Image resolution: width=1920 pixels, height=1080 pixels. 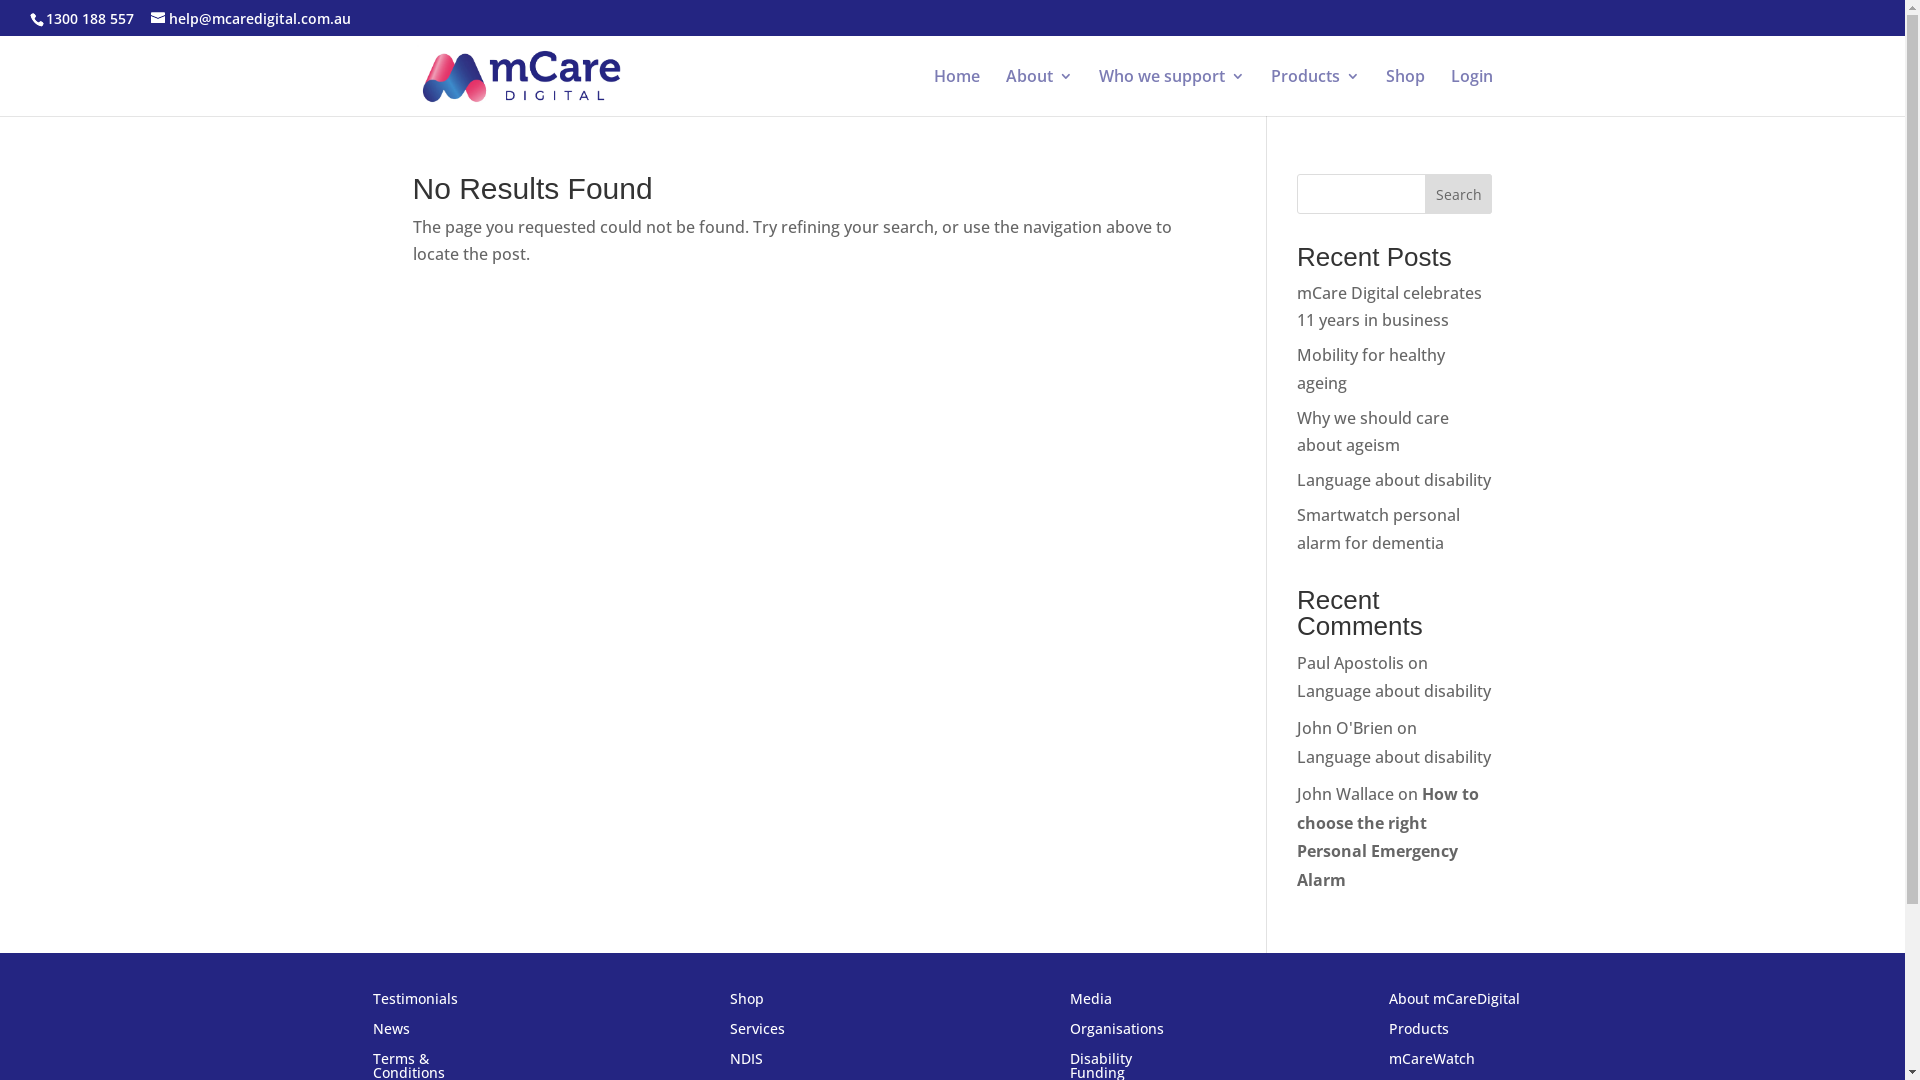 What do you see at coordinates (1089, 1002) in the screenshot?
I see `'Media'` at bounding box center [1089, 1002].